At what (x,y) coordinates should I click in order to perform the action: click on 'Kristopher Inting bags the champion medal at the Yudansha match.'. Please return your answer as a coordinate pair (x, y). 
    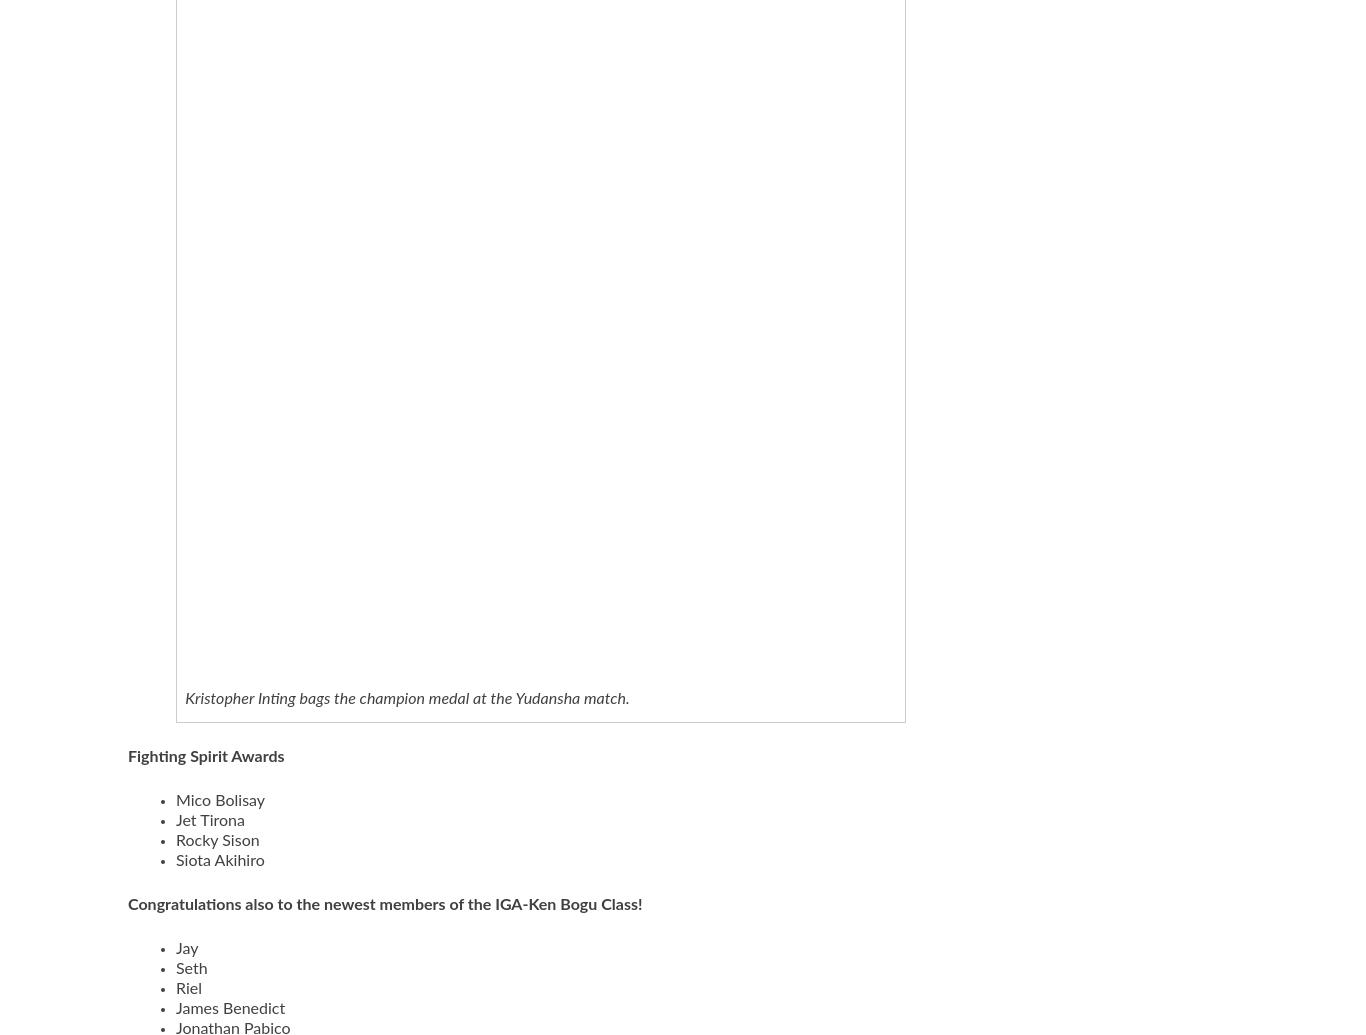
    Looking at the image, I should click on (406, 698).